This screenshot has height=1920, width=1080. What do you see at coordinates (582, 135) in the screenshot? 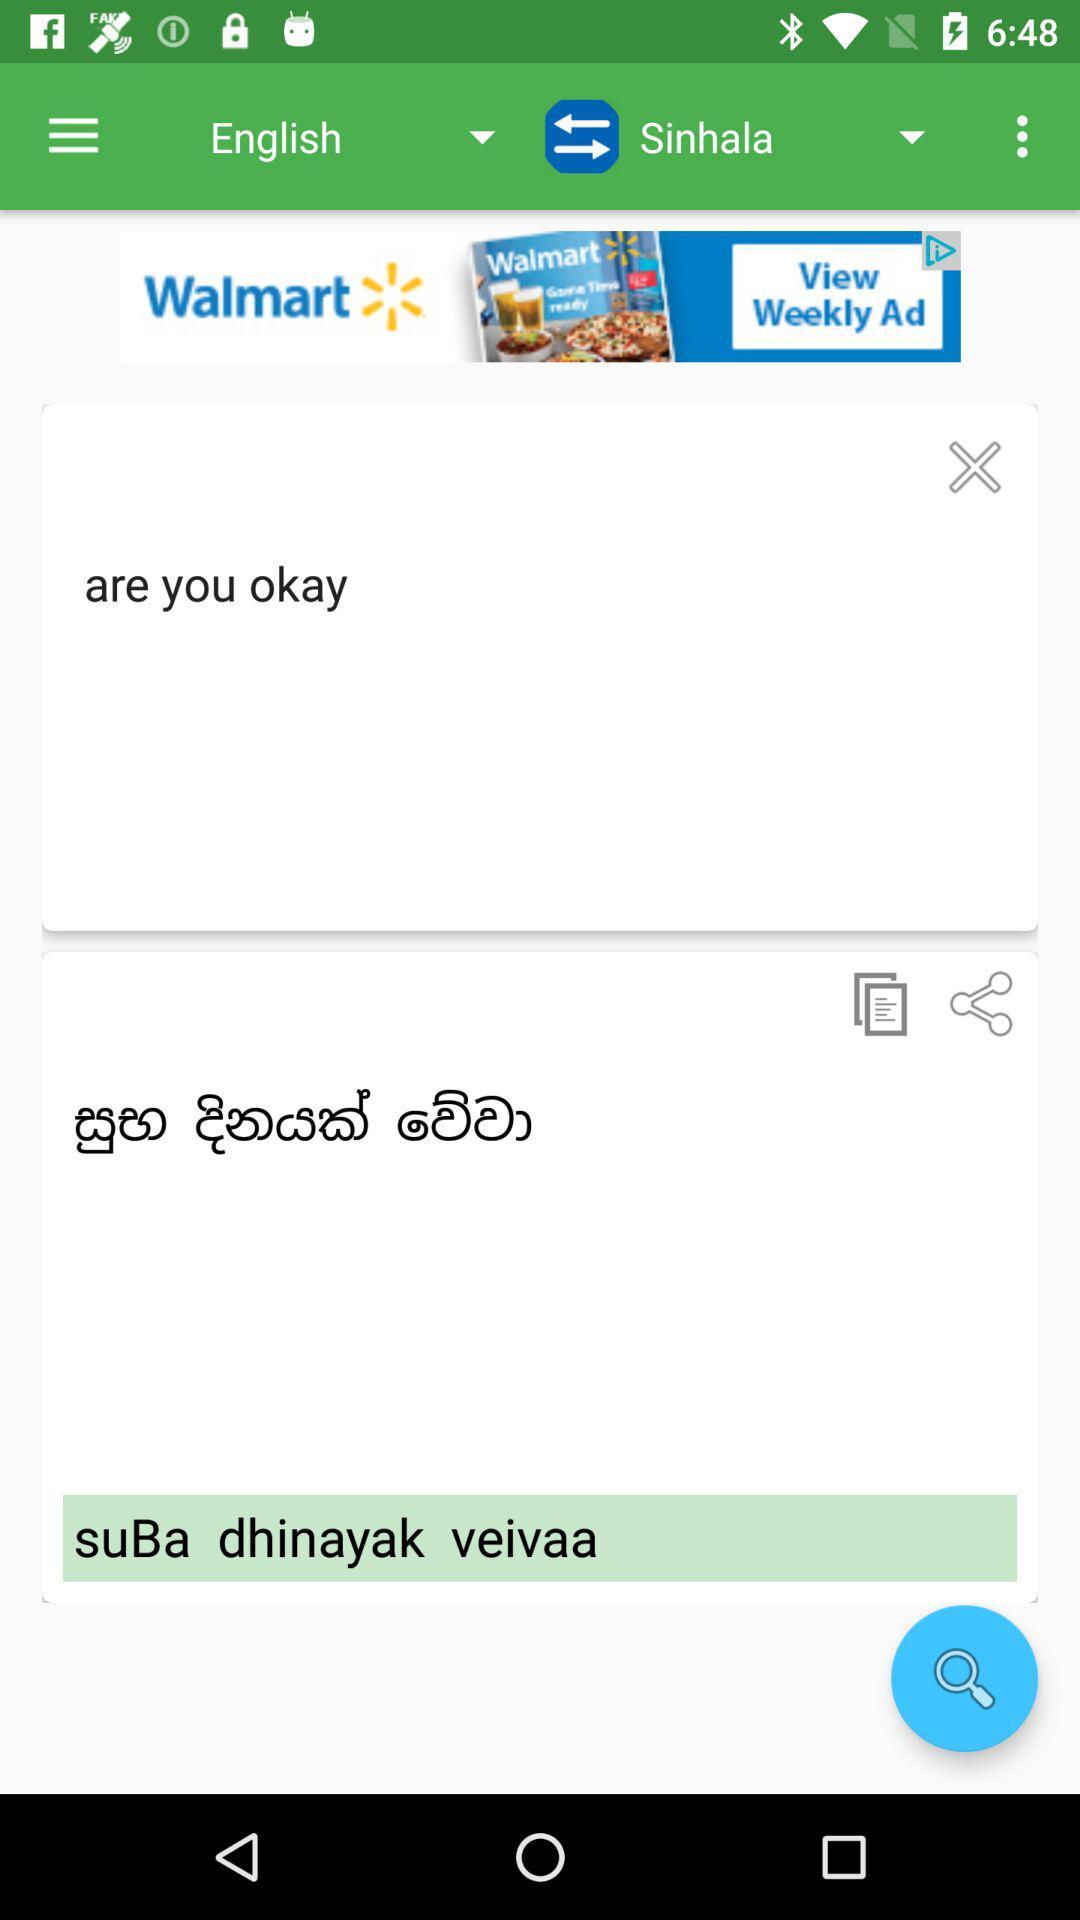
I see `the app to the right of the english` at bounding box center [582, 135].